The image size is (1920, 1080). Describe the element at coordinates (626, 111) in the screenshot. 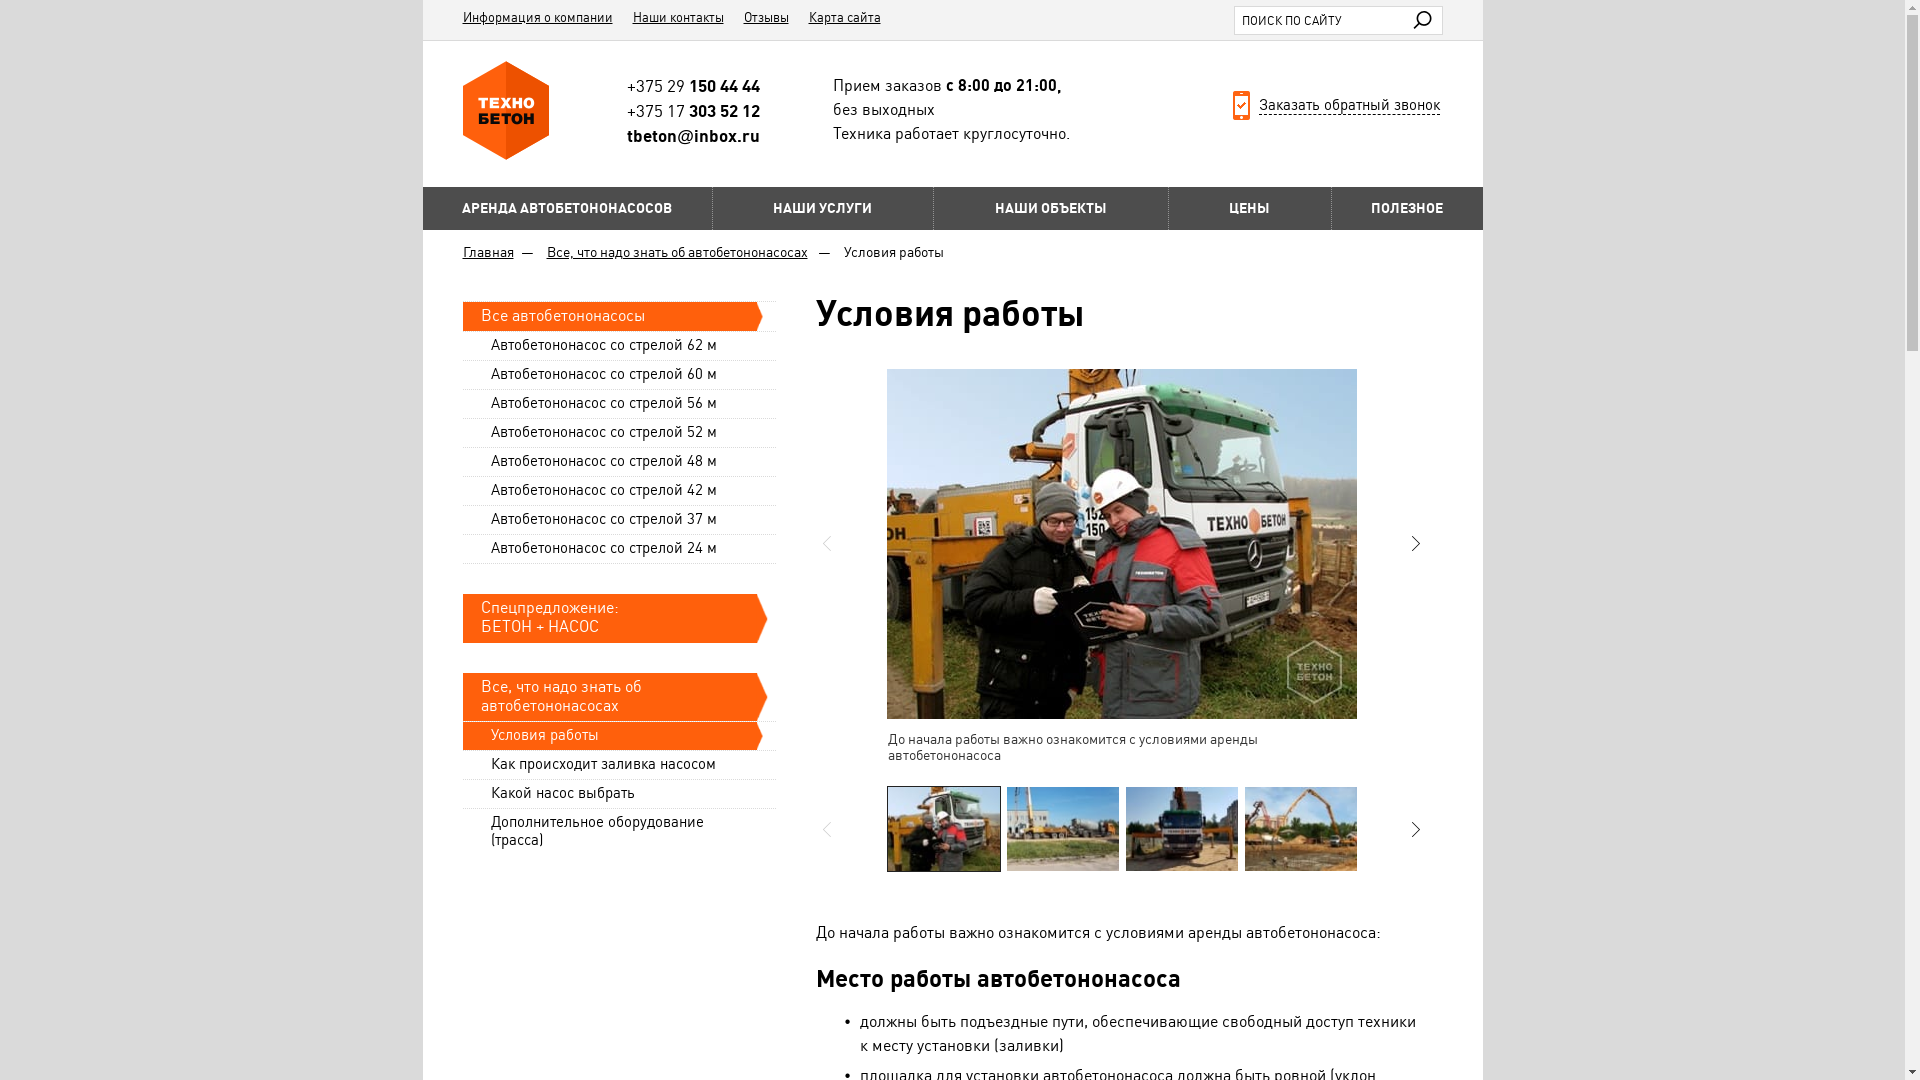

I see `'+375 17 303 52 12'` at that location.